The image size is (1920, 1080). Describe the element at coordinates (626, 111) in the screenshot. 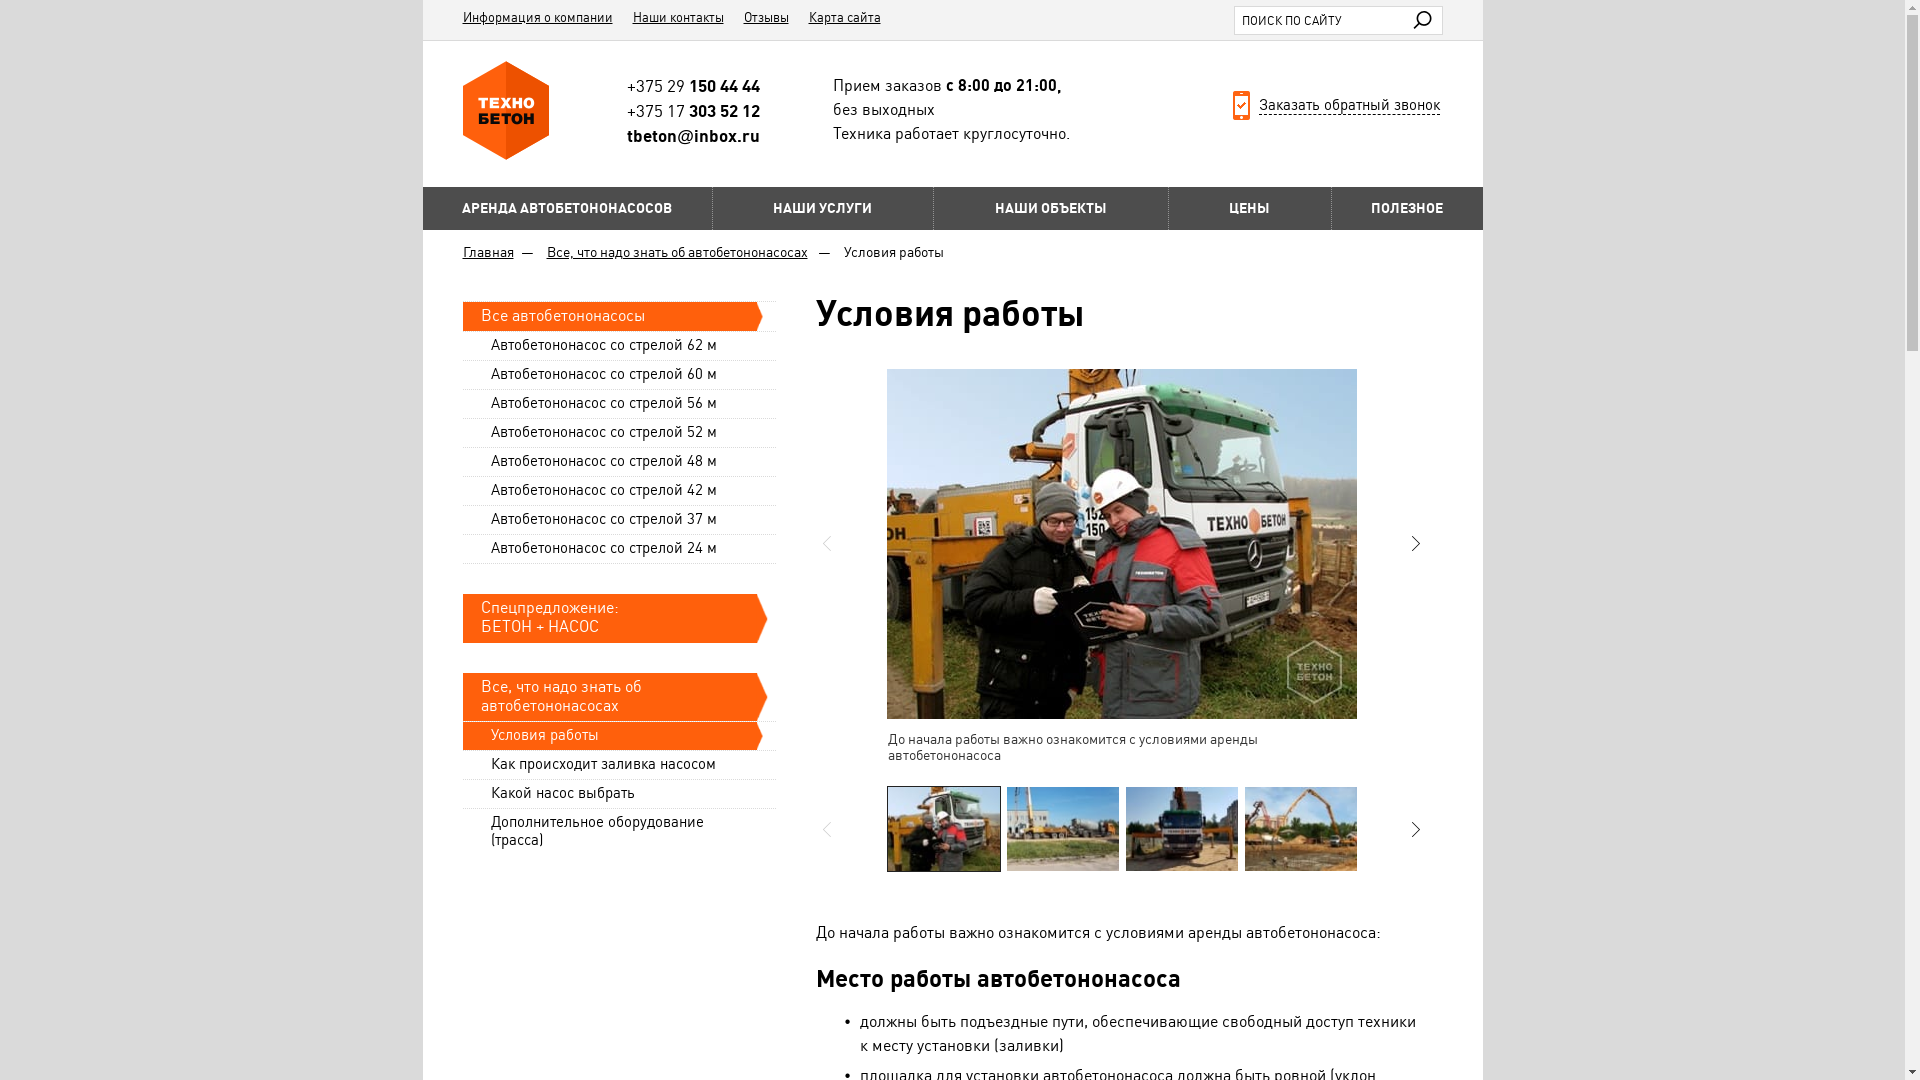

I see `'+375 17 303 52 12'` at that location.